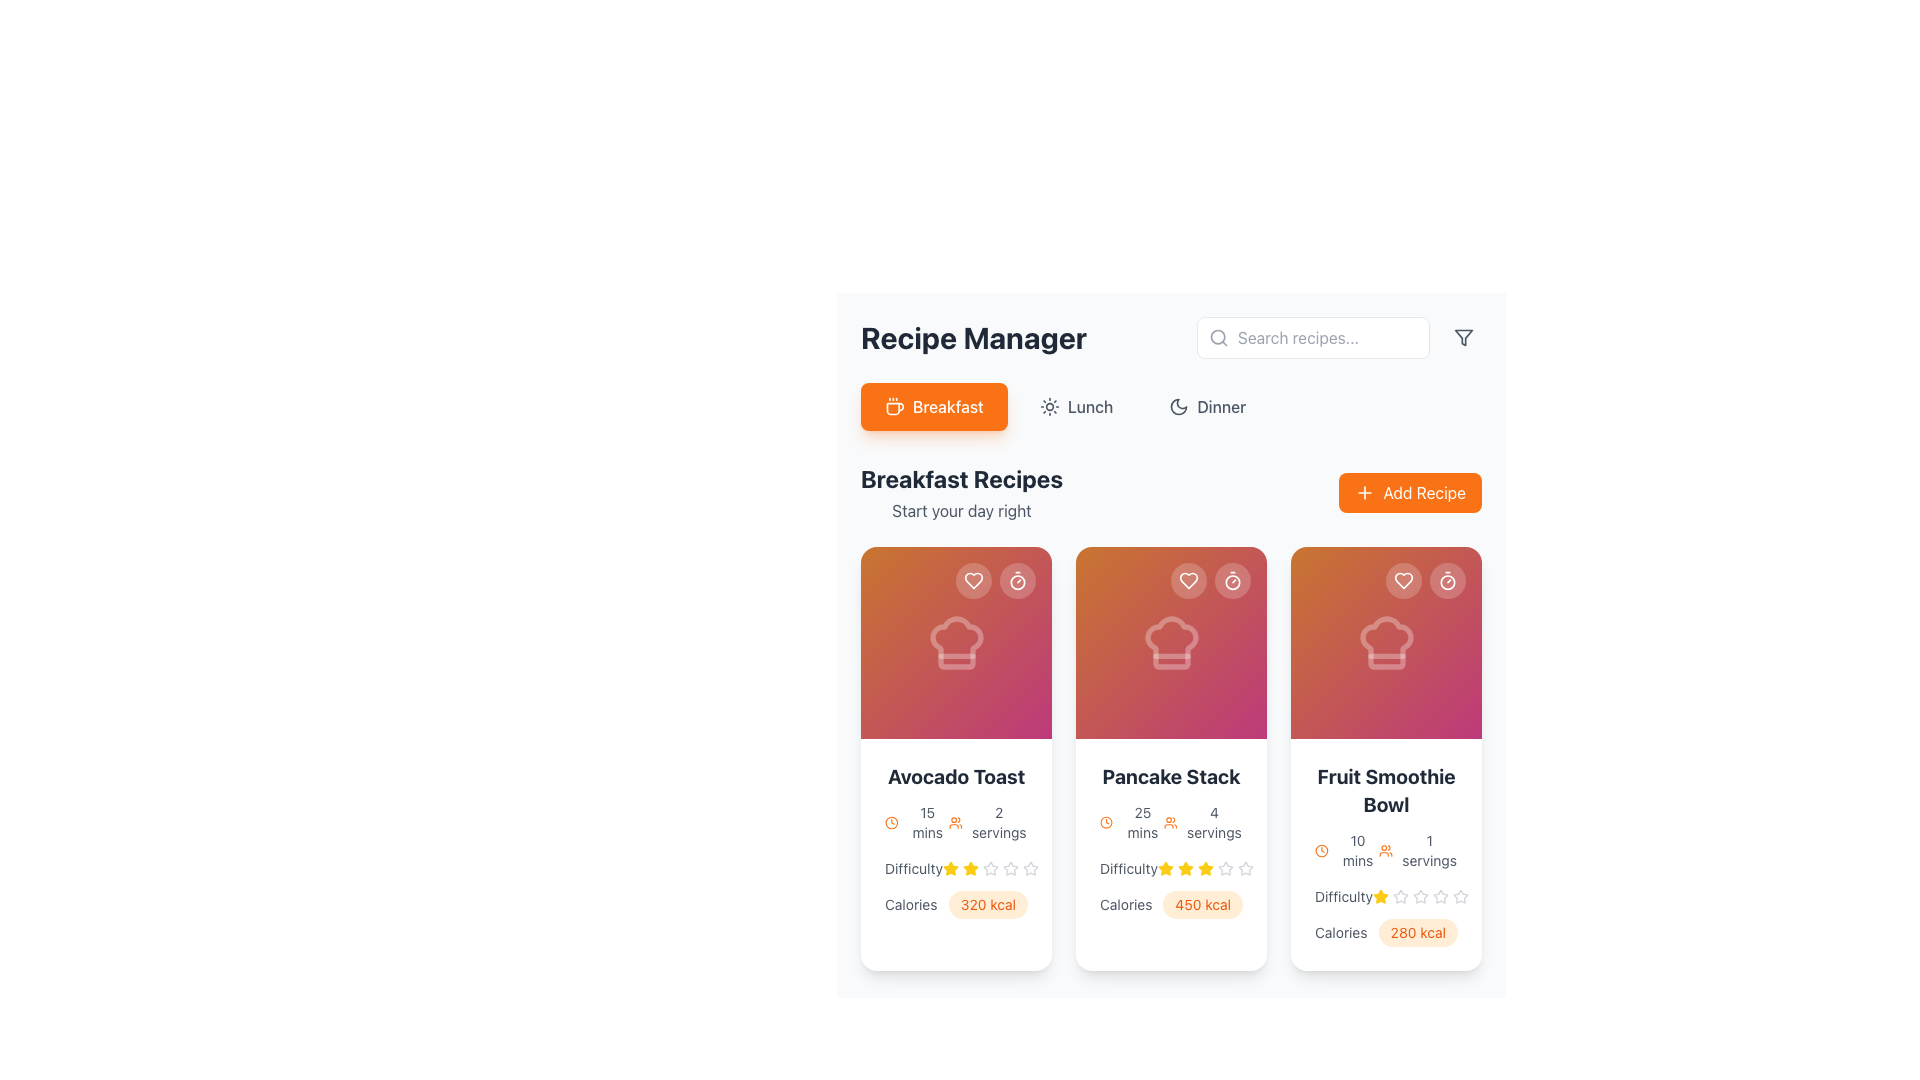 The image size is (1920, 1080). What do you see at coordinates (990, 867) in the screenshot?
I see `the third rating star icon for the 'Avocado Toast' recipe card` at bounding box center [990, 867].